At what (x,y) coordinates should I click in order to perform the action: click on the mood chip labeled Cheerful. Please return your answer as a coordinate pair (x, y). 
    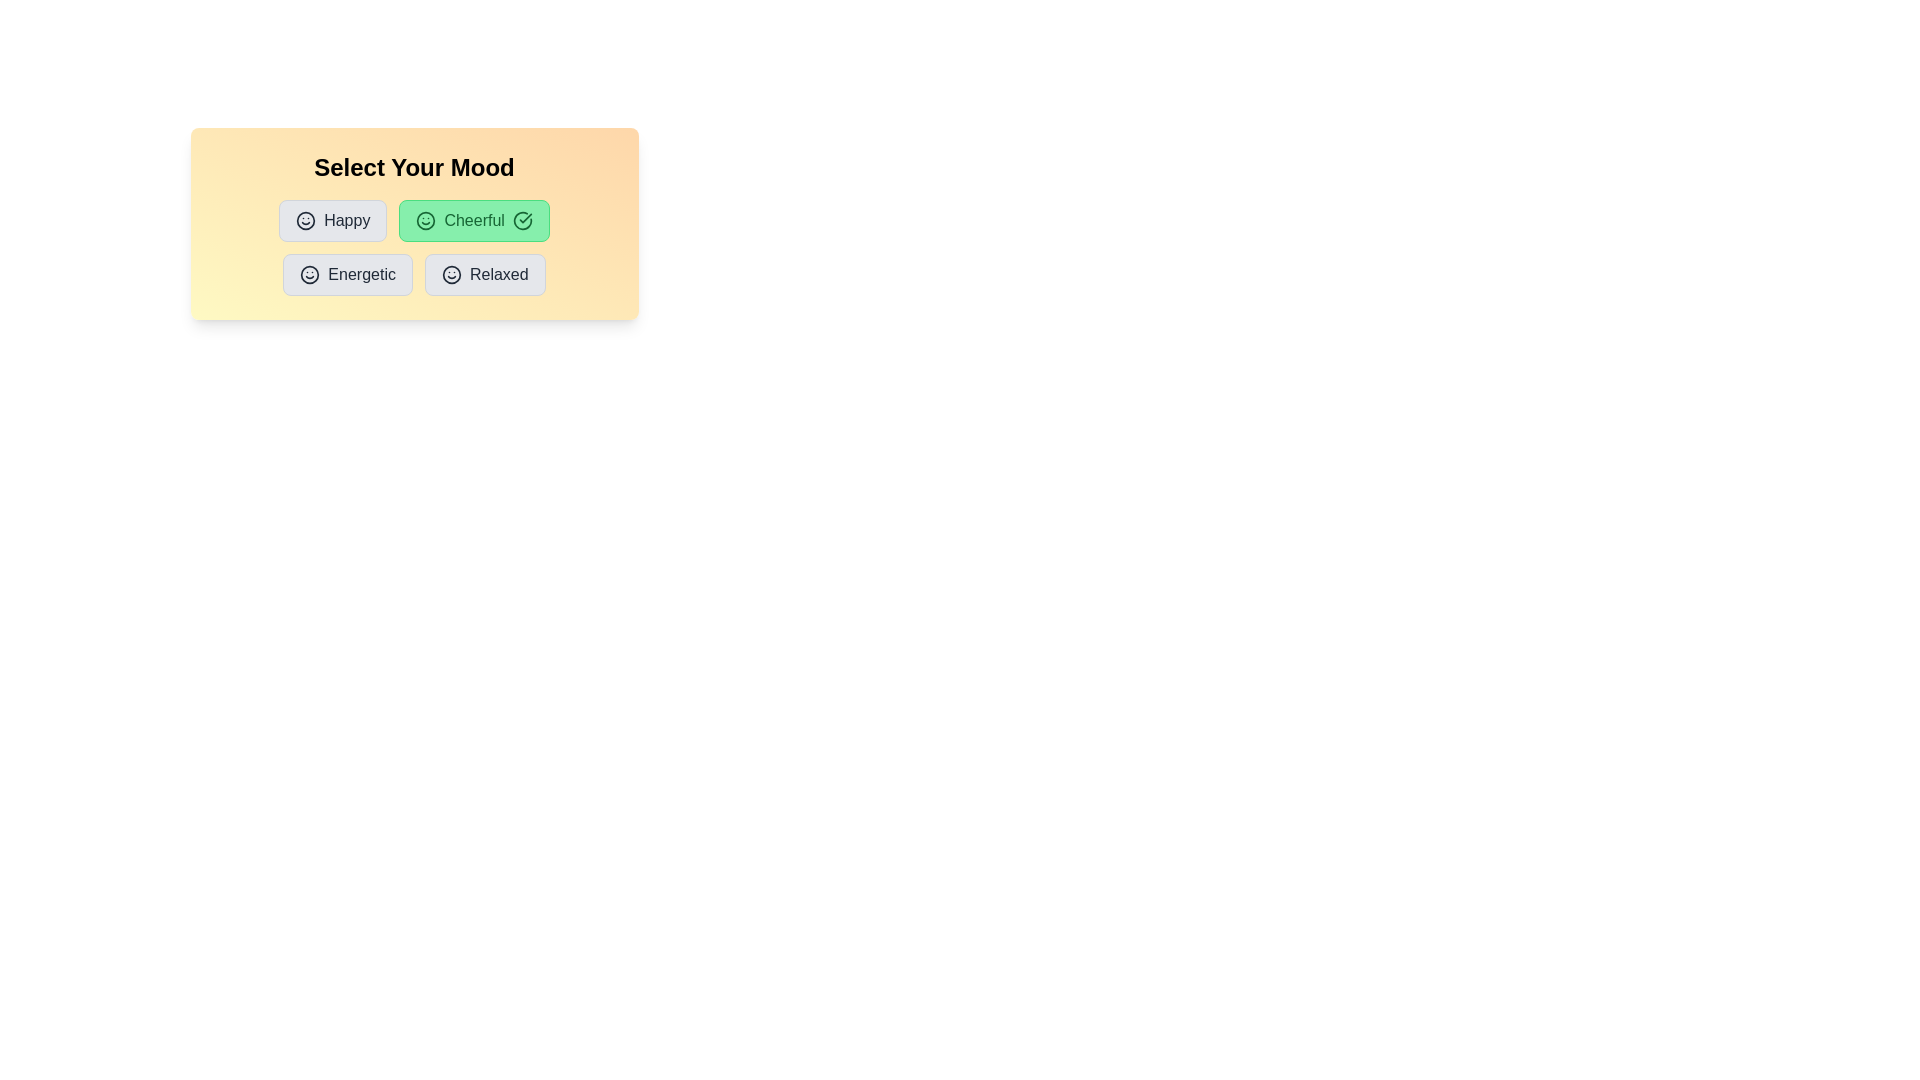
    Looking at the image, I should click on (473, 220).